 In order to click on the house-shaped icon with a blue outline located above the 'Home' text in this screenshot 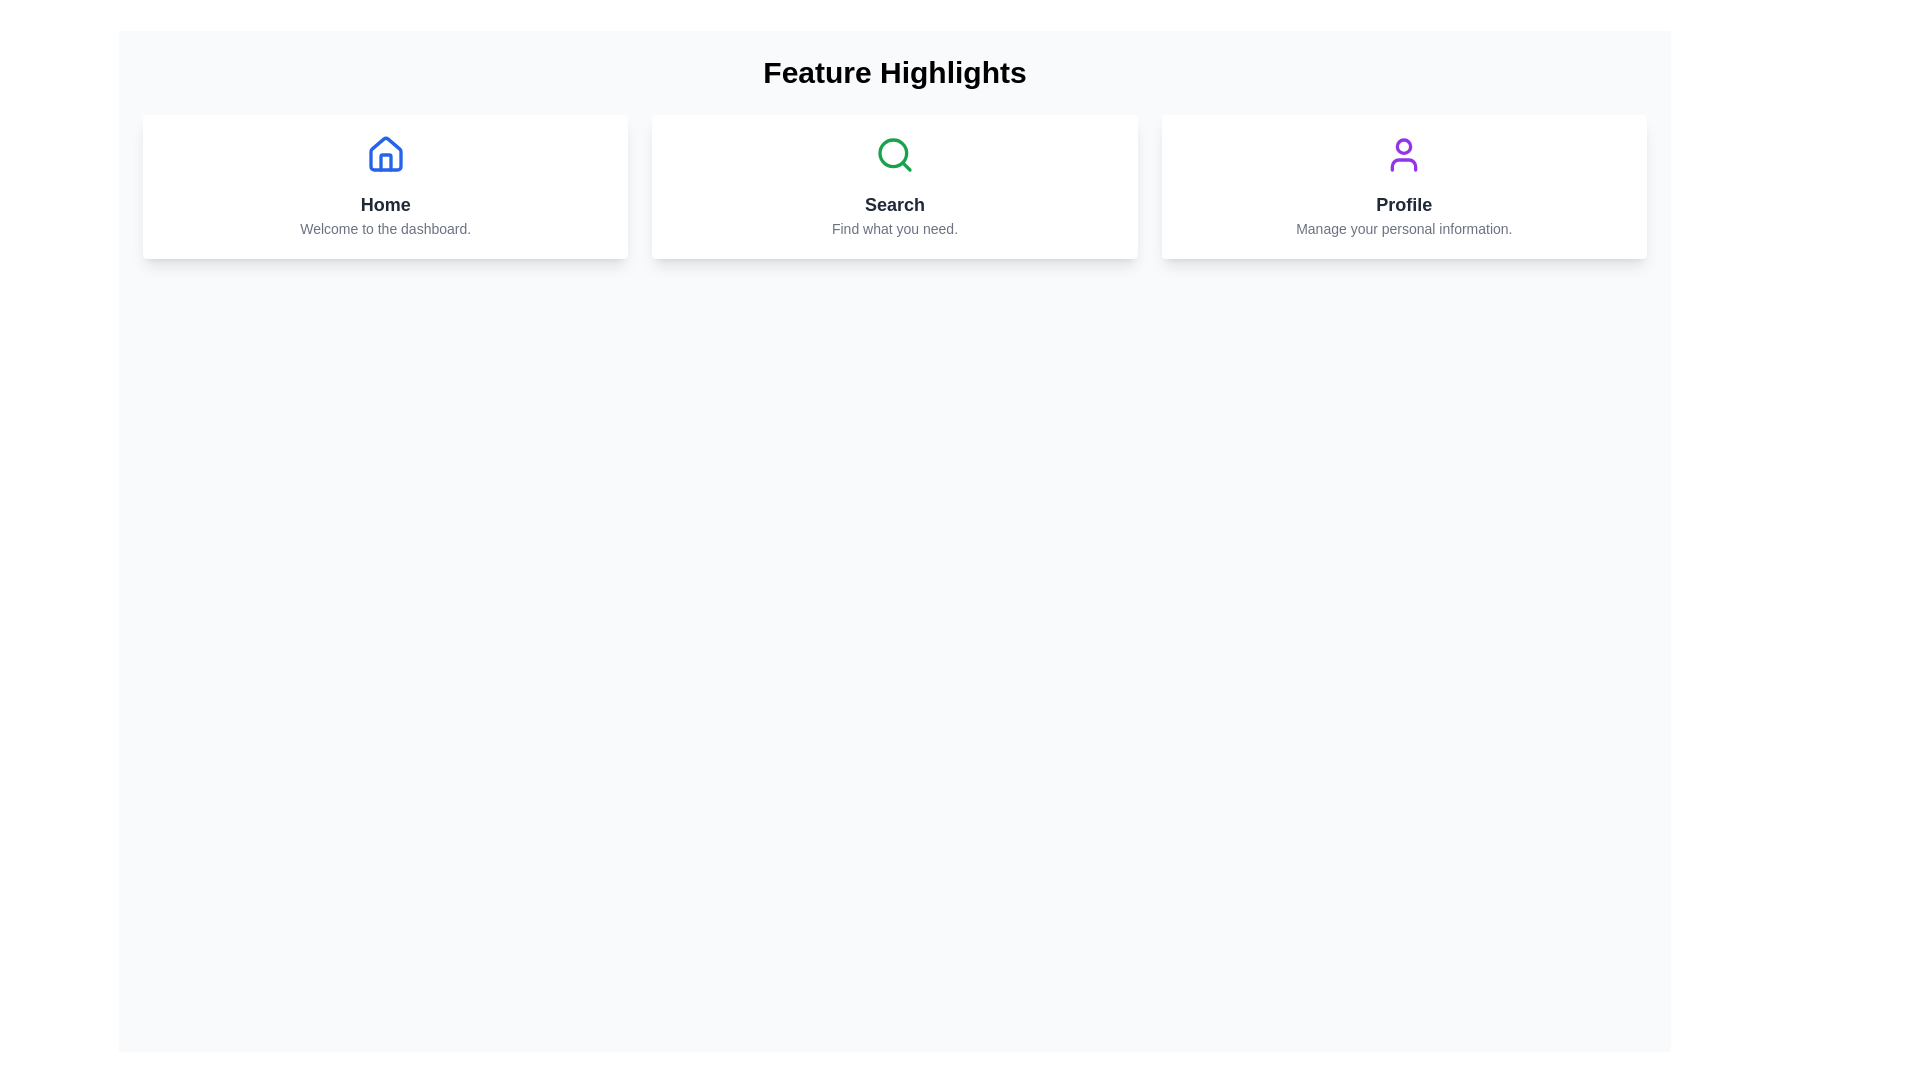, I will do `click(385, 153)`.